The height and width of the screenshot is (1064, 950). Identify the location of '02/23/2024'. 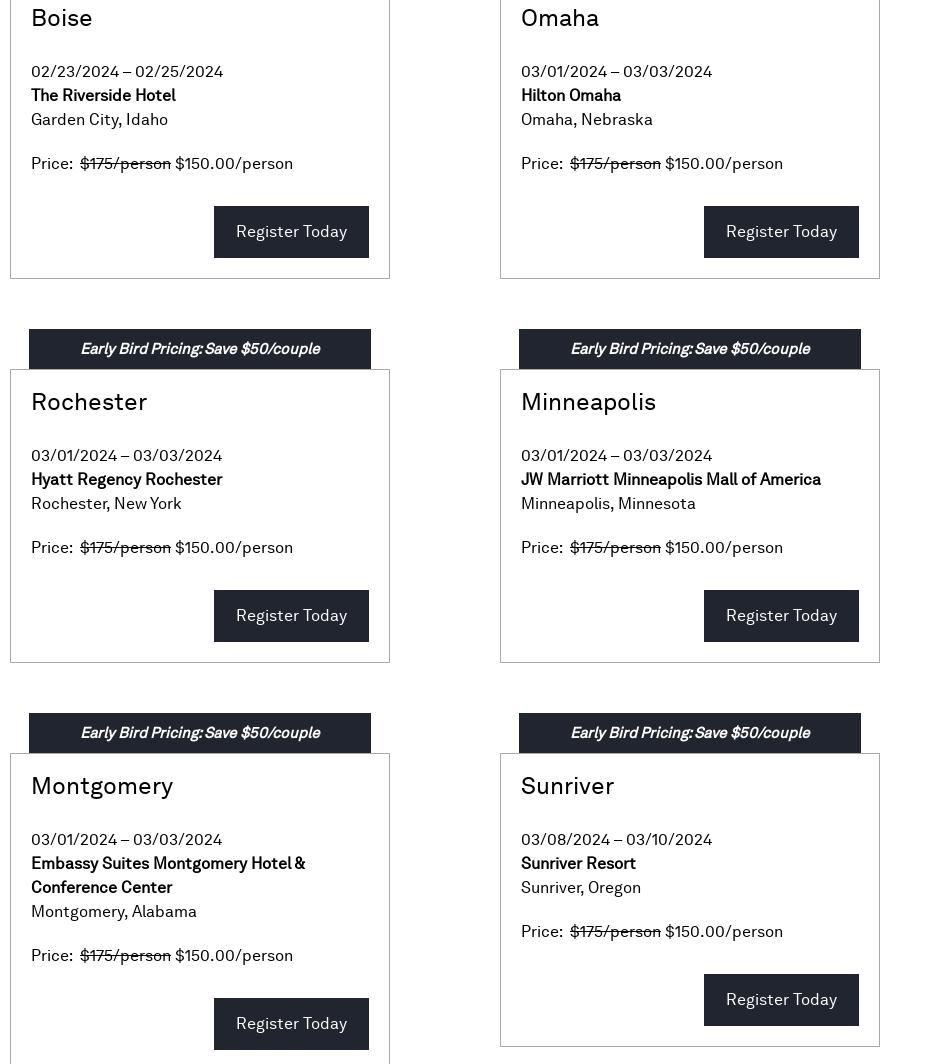
(74, 71).